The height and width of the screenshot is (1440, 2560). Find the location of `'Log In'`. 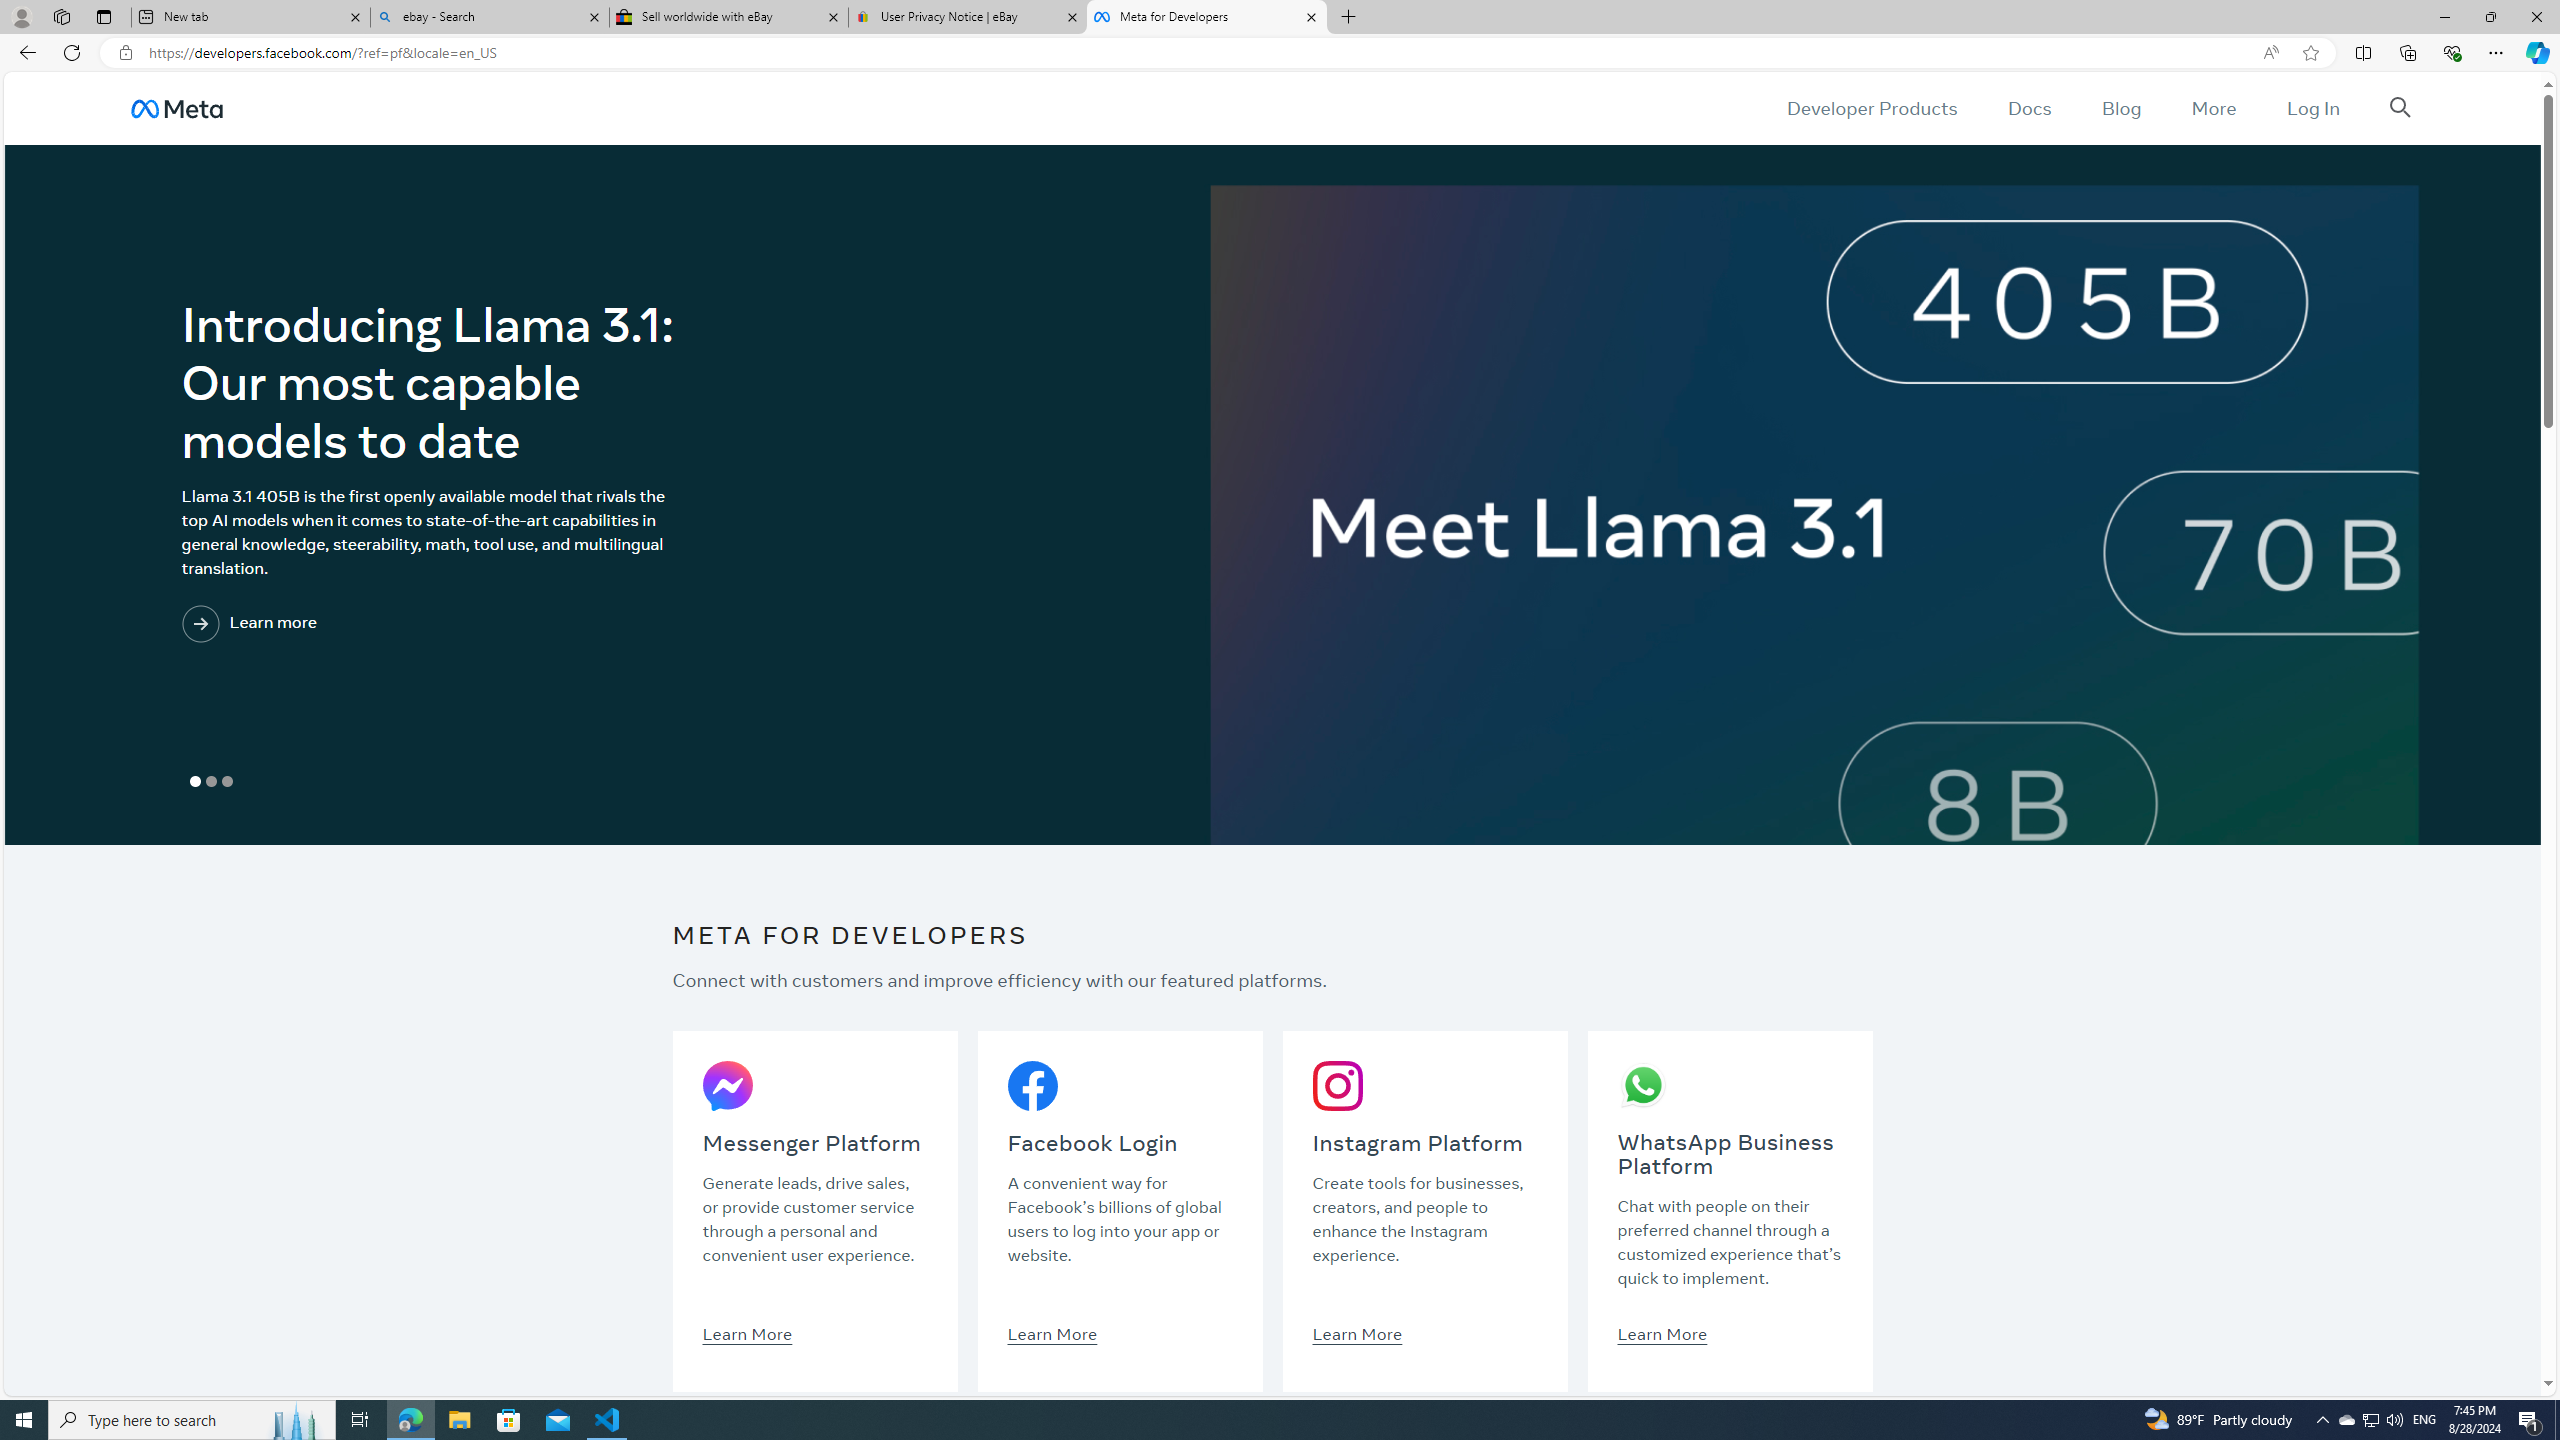

'Log In' is located at coordinates (2311, 107).